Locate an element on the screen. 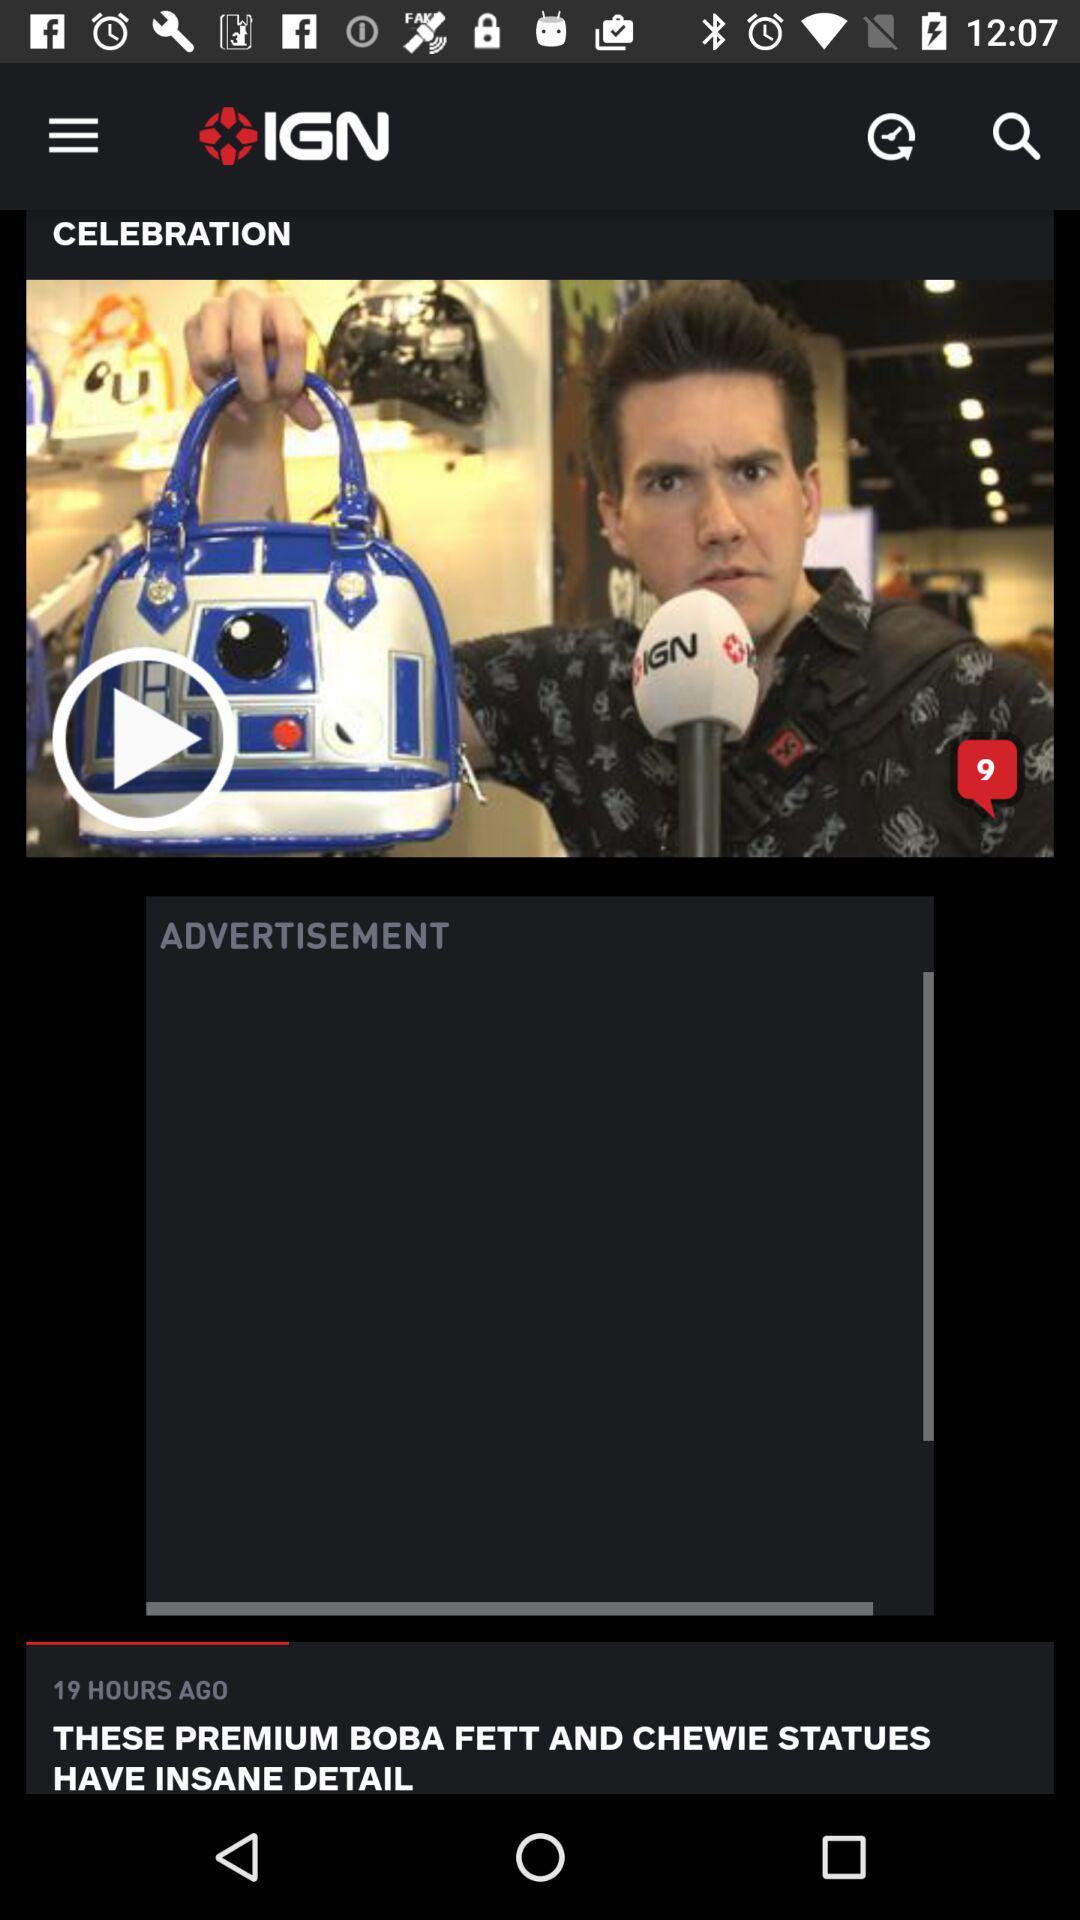  the item above none of these icon is located at coordinates (1017, 135).